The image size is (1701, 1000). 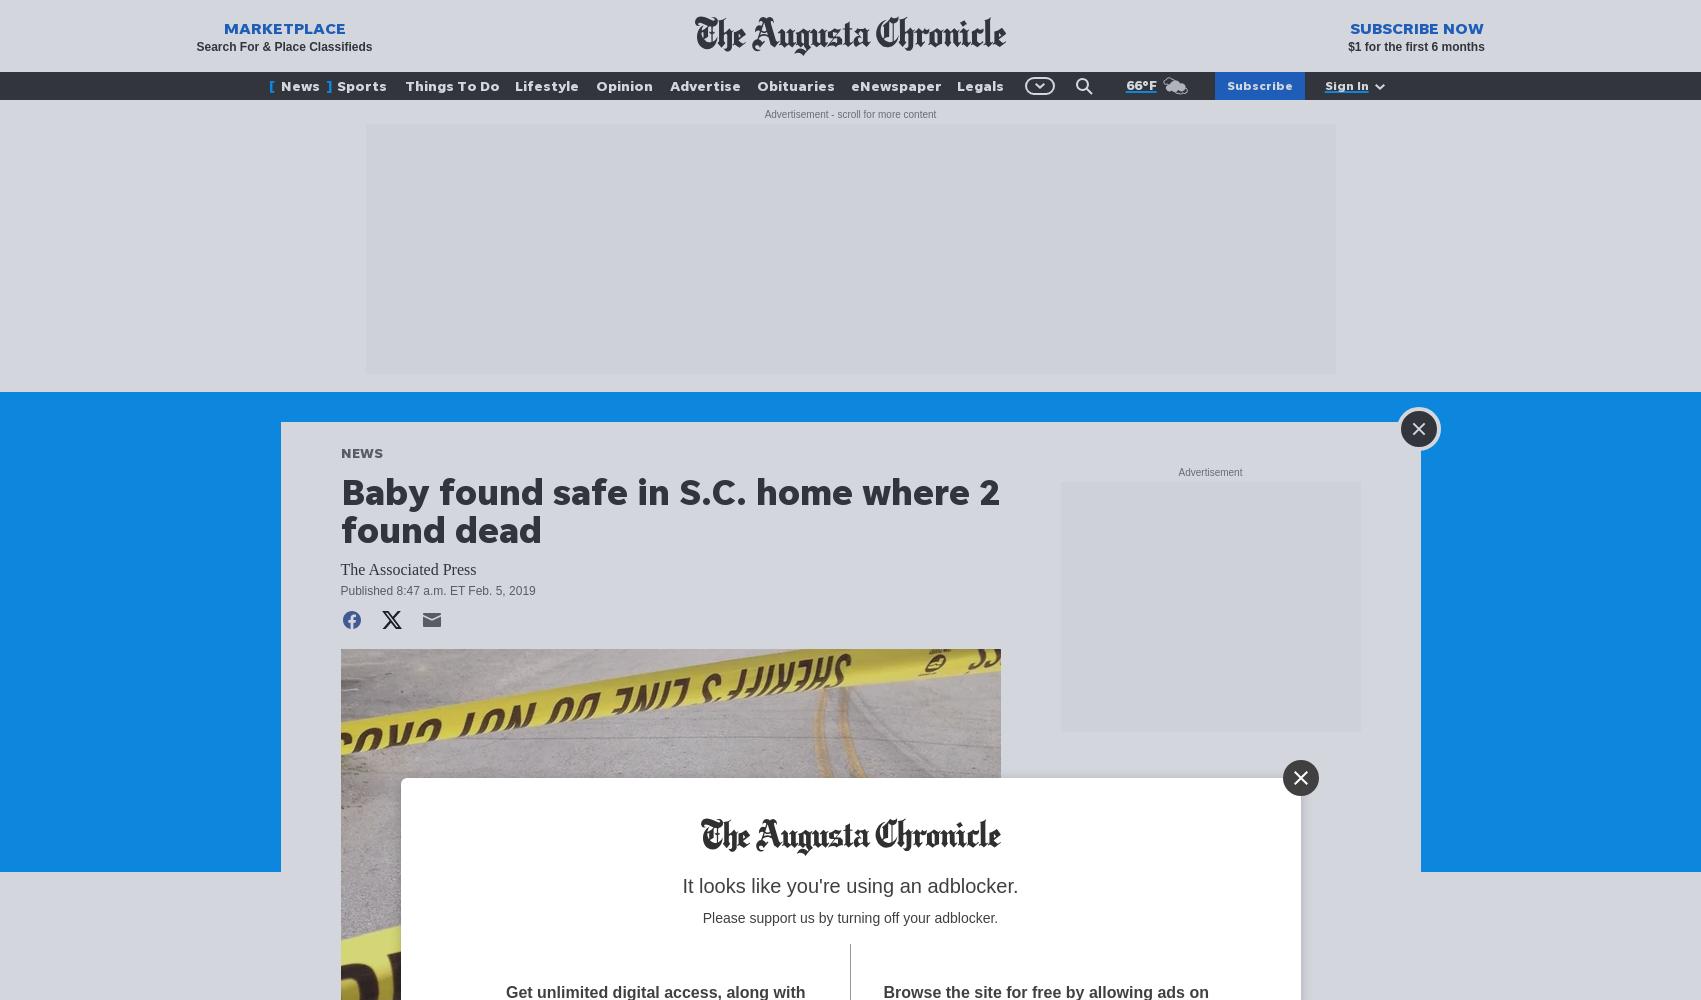 I want to click on 'Opinion', so click(x=622, y=84).